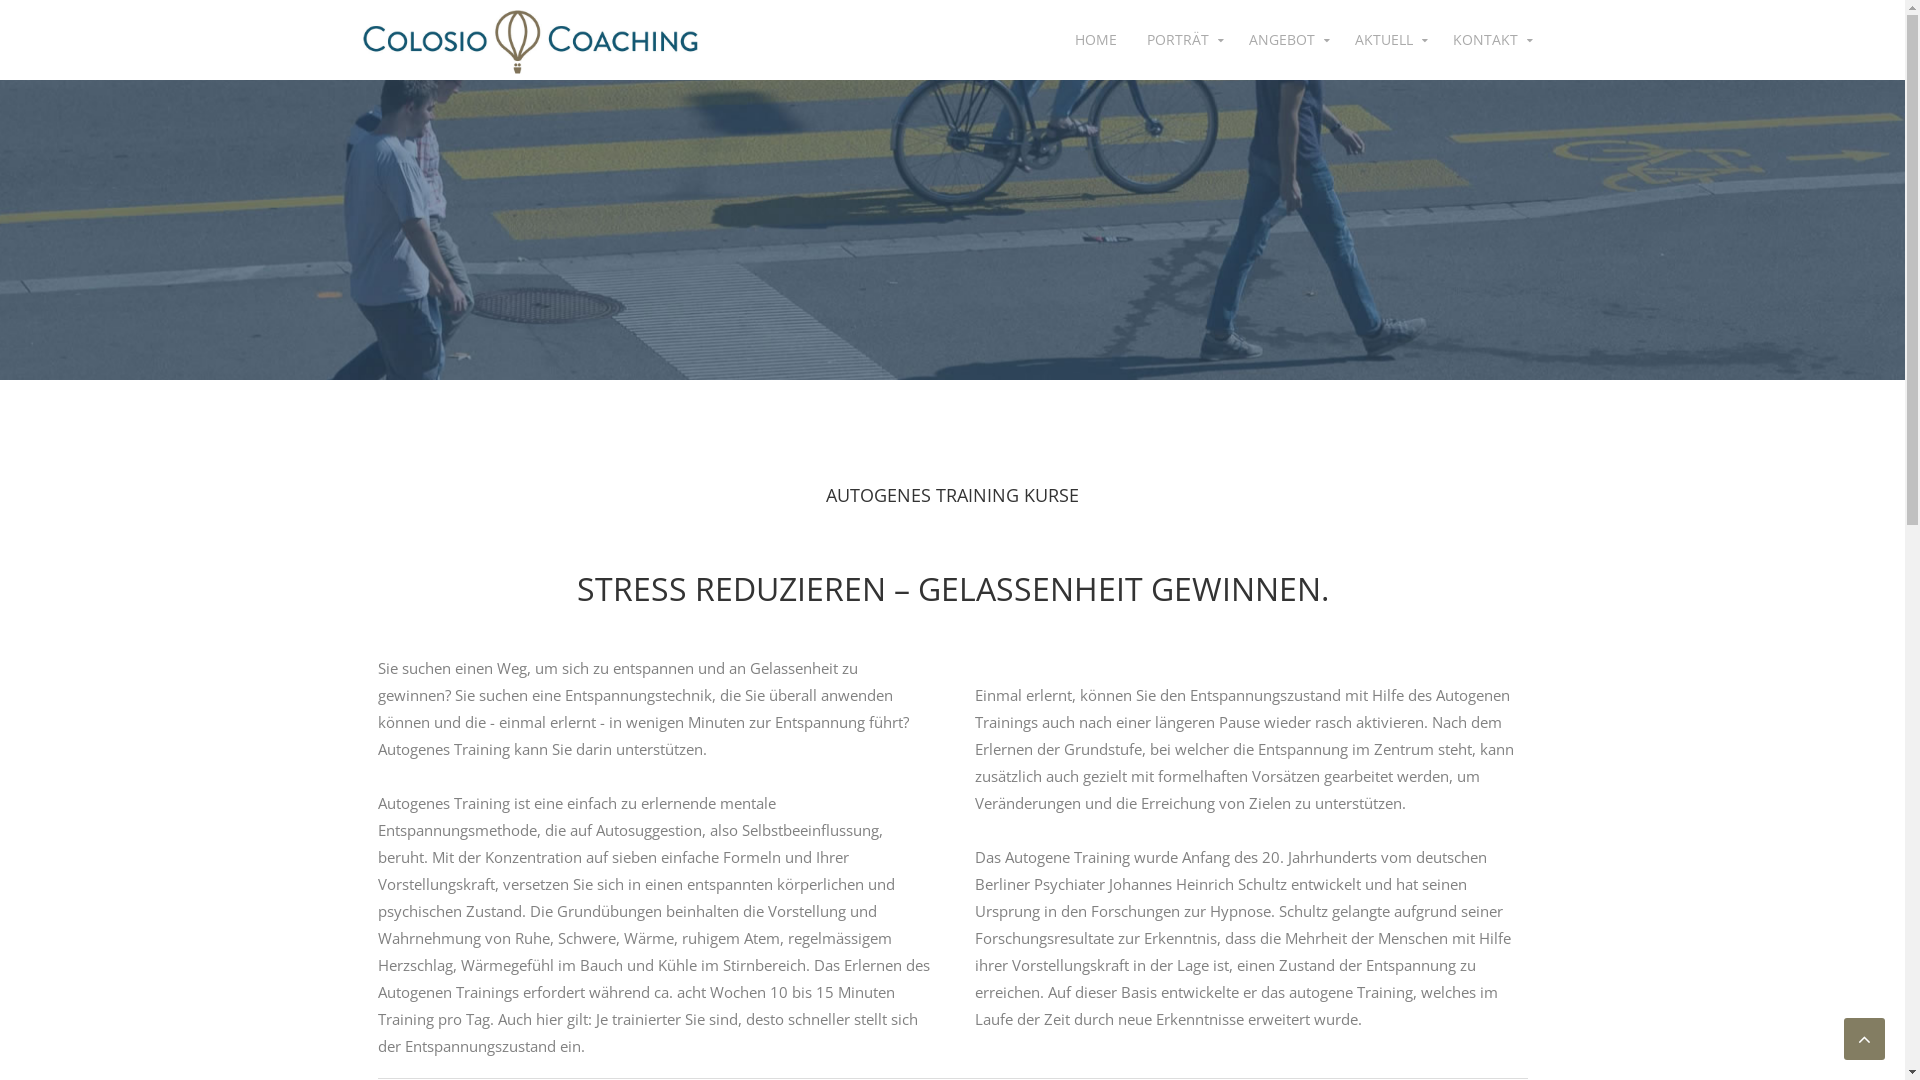  Describe the element at coordinates (1387, 39) in the screenshot. I see `'AKTUELL'` at that location.